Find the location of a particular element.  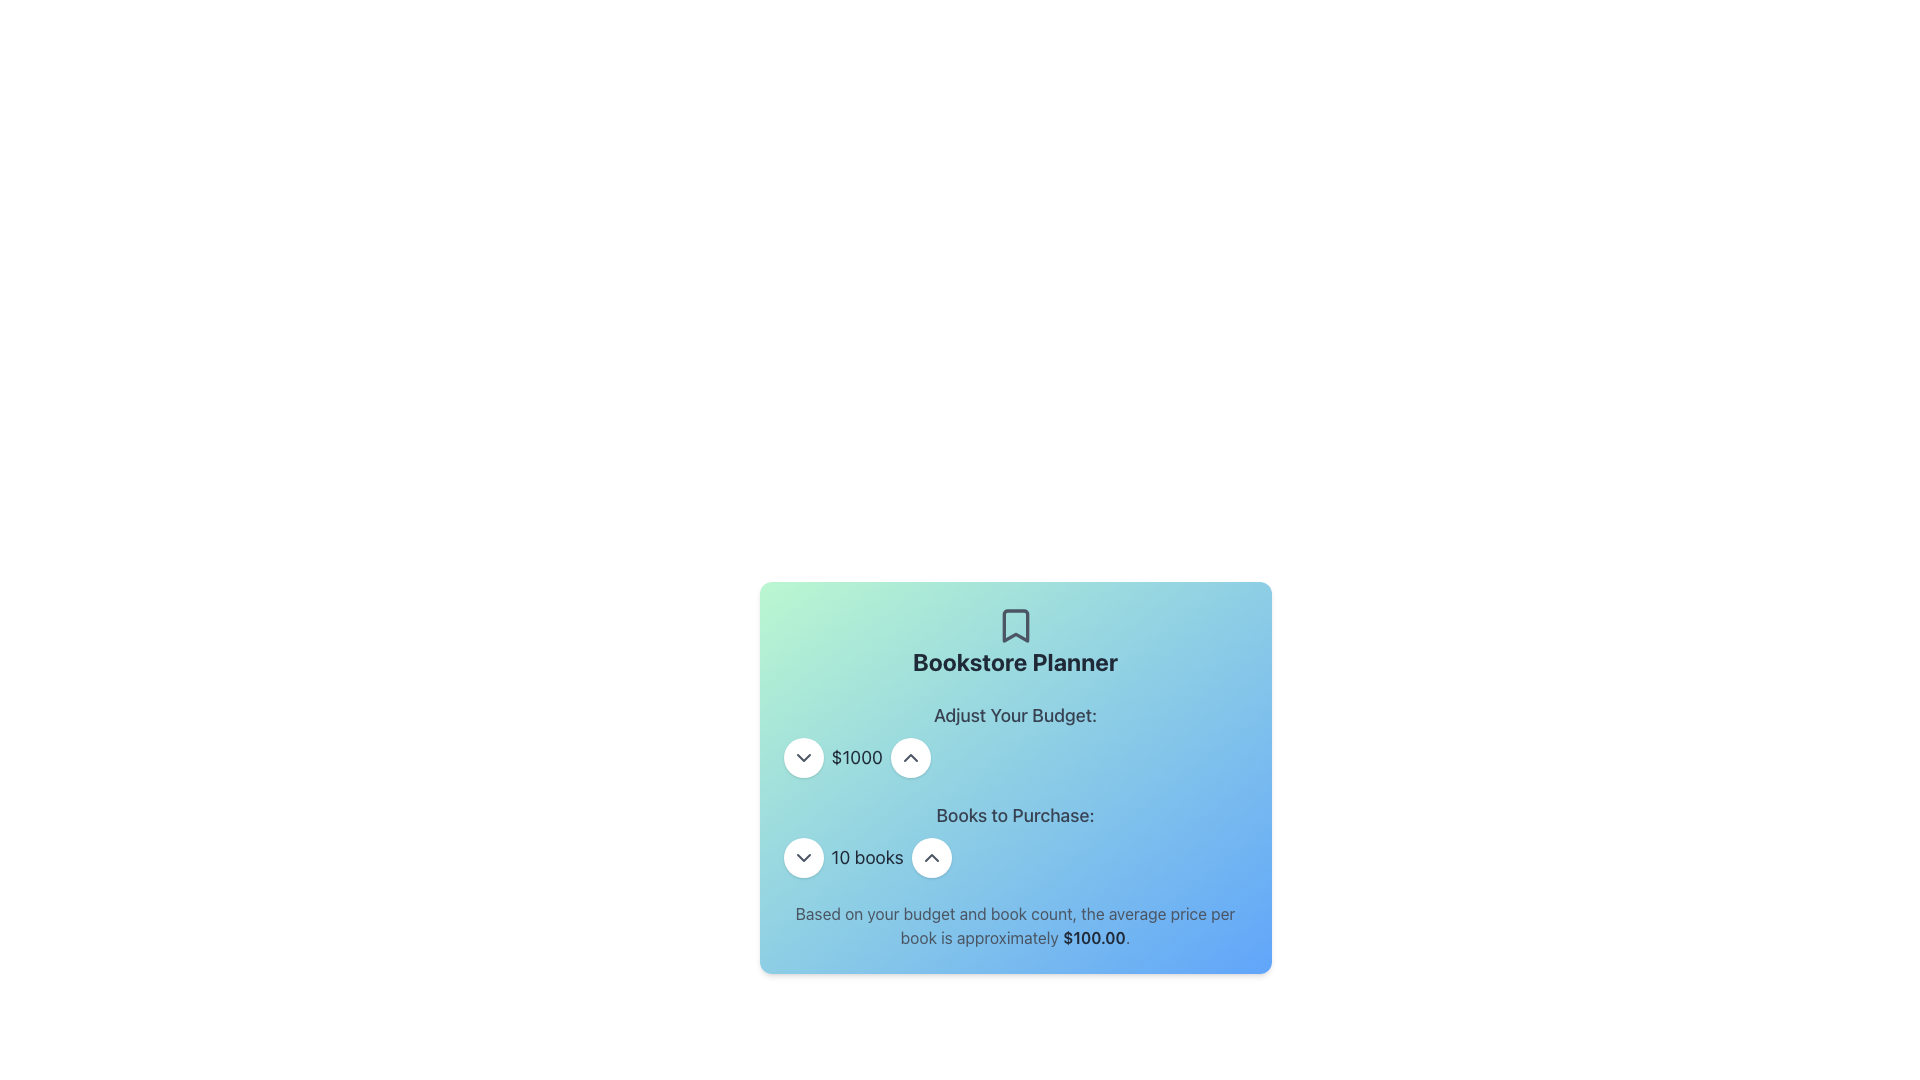

the circular button with a downward-pointing chevron icon located in the 'Books to Purchase:' section to reduce the value is located at coordinates (803, 856).